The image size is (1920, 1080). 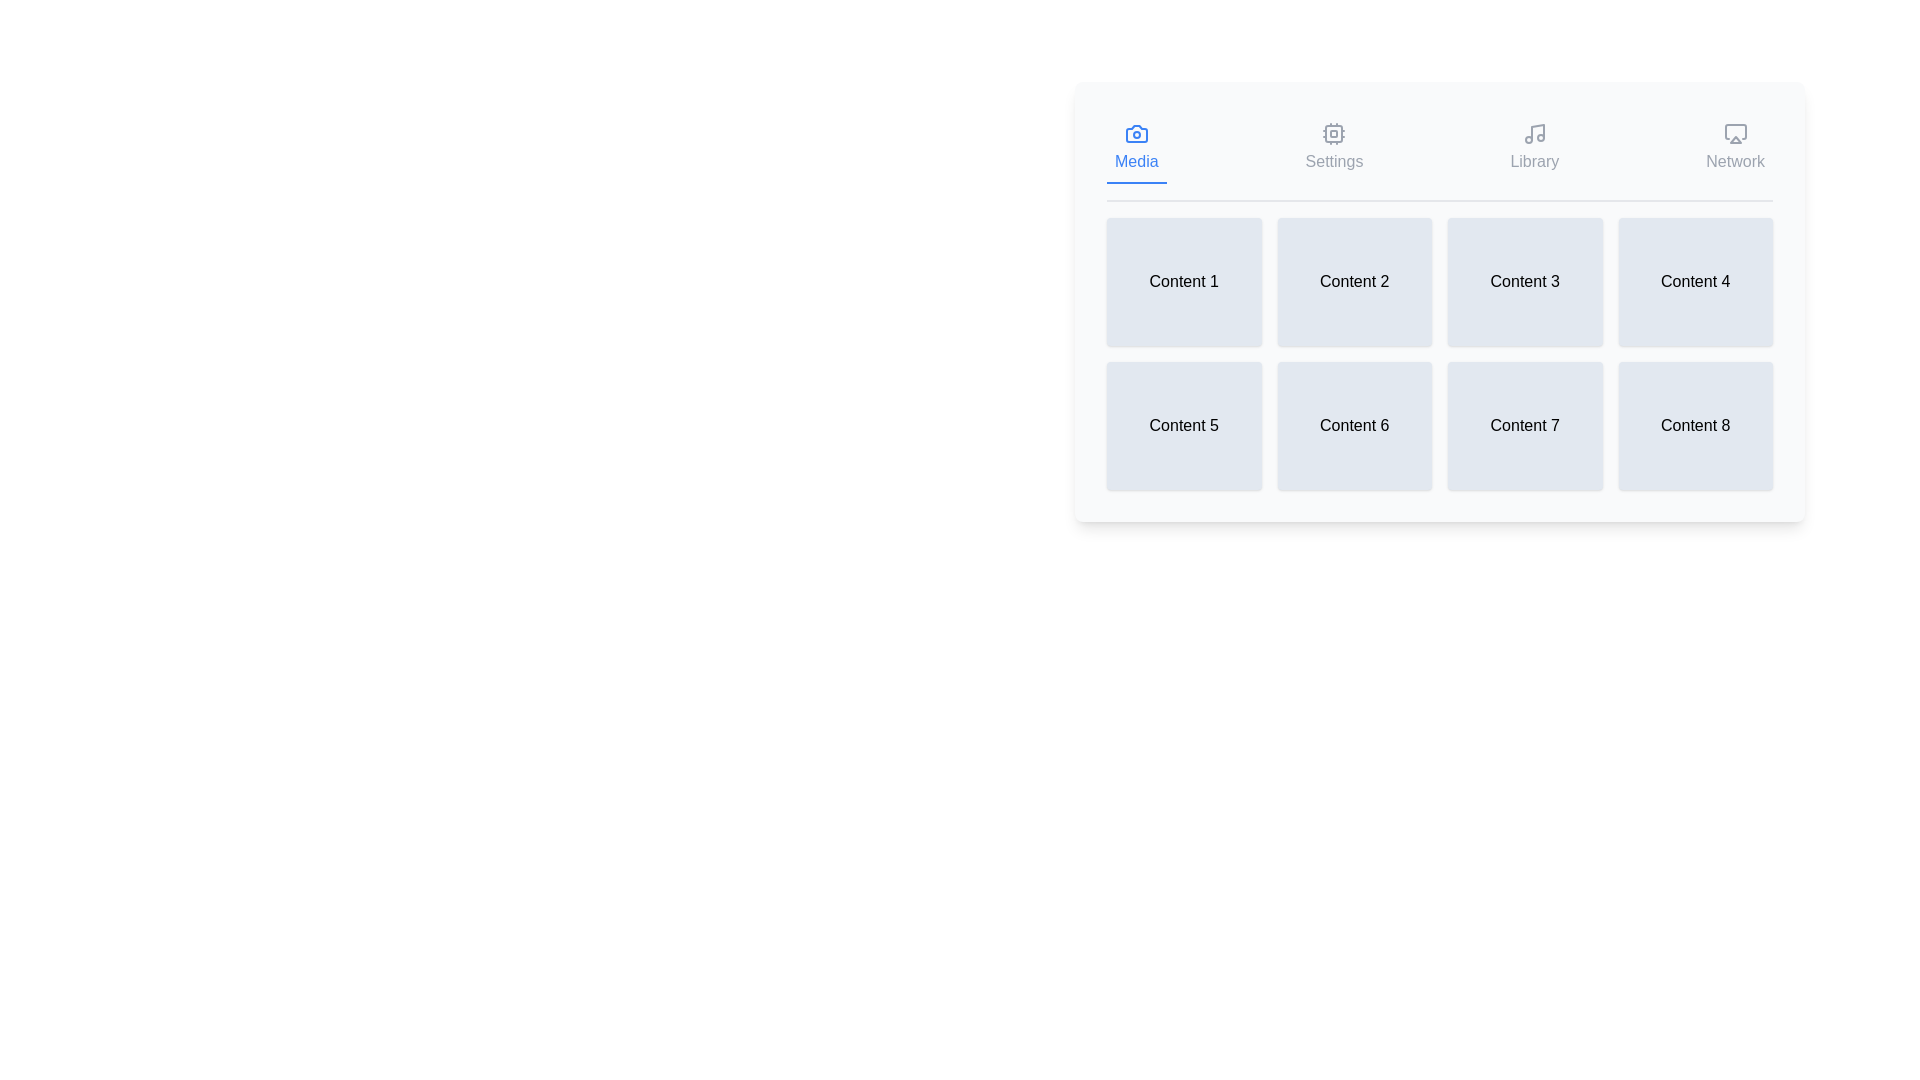 I want to click on the tab icon labeled Network to observe the tooltip or feedback, so click(x=1734, y=148).